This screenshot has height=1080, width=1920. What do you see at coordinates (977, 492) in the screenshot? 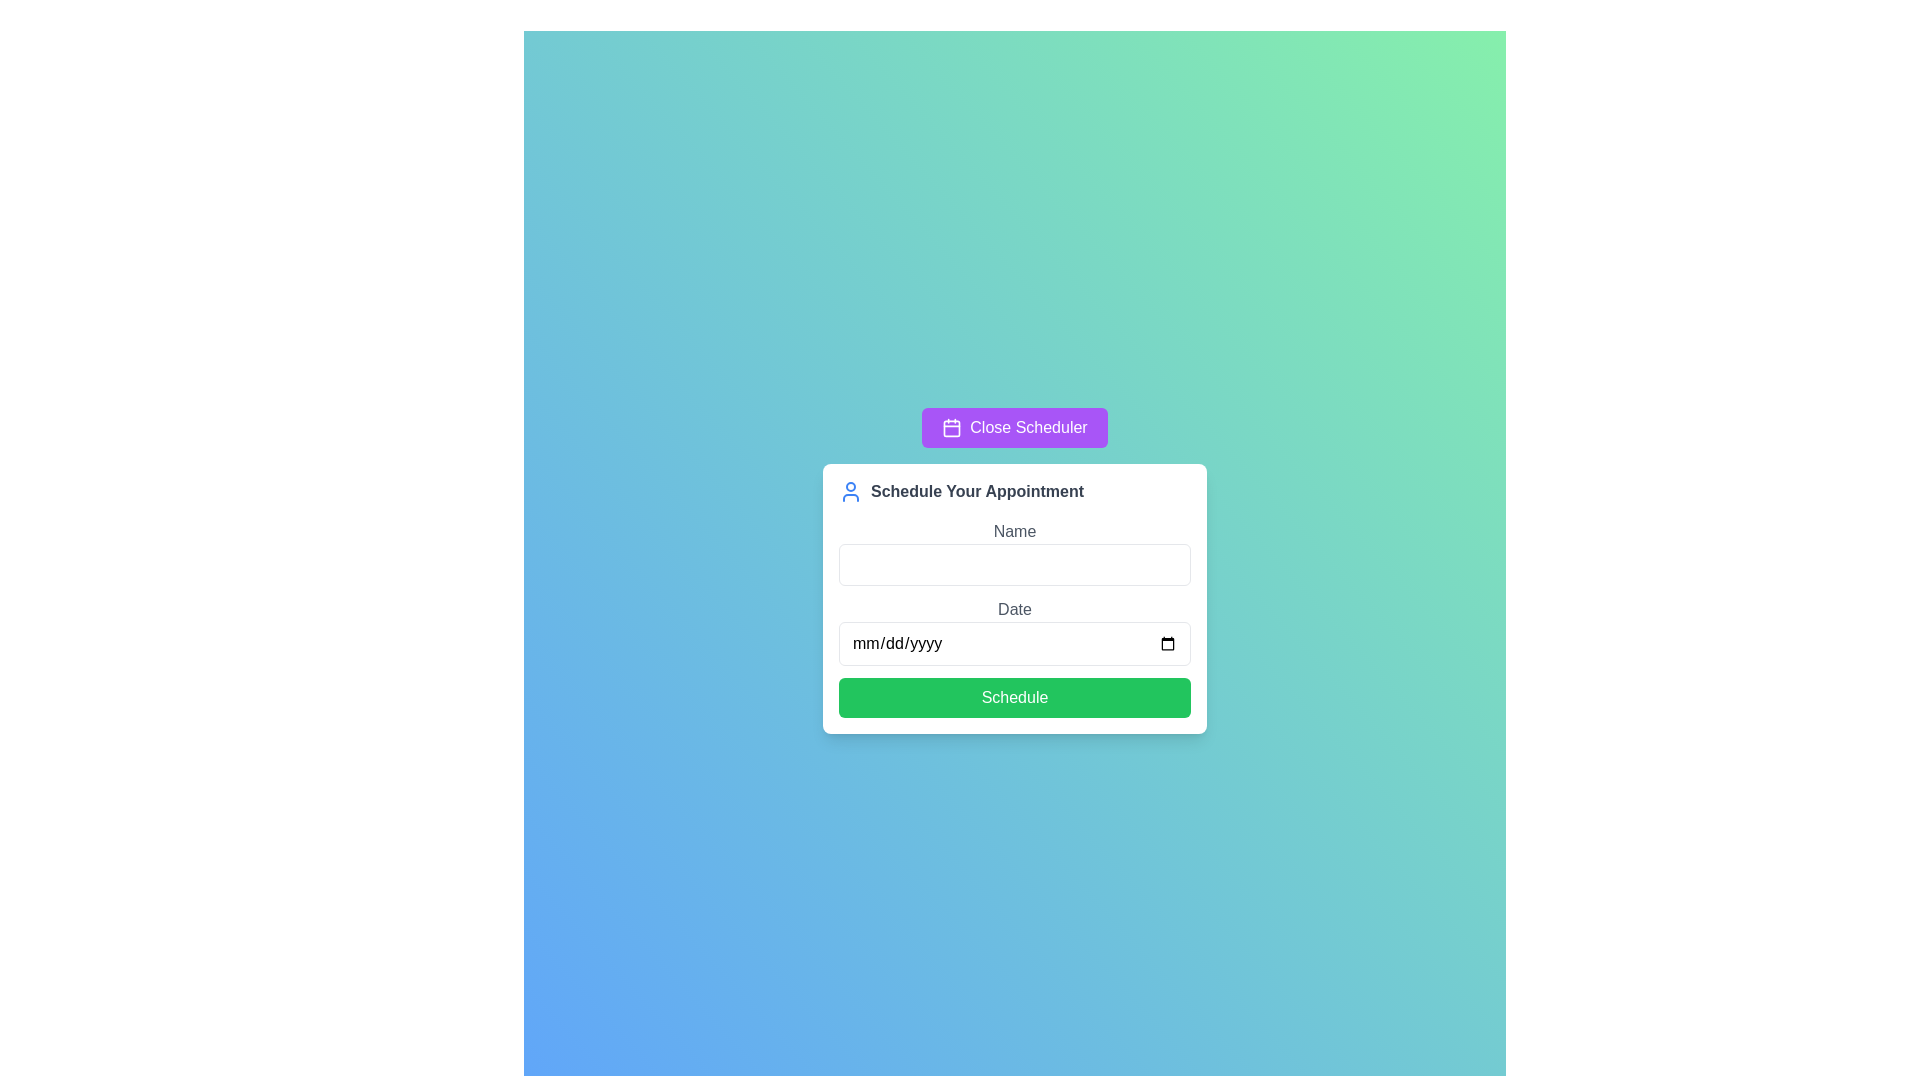
I see `the static text label reading 'Schedule Your Appointment', which is styled with bold gray characters and located at the top of the scheduler interface` at bounding box center [977, 492].